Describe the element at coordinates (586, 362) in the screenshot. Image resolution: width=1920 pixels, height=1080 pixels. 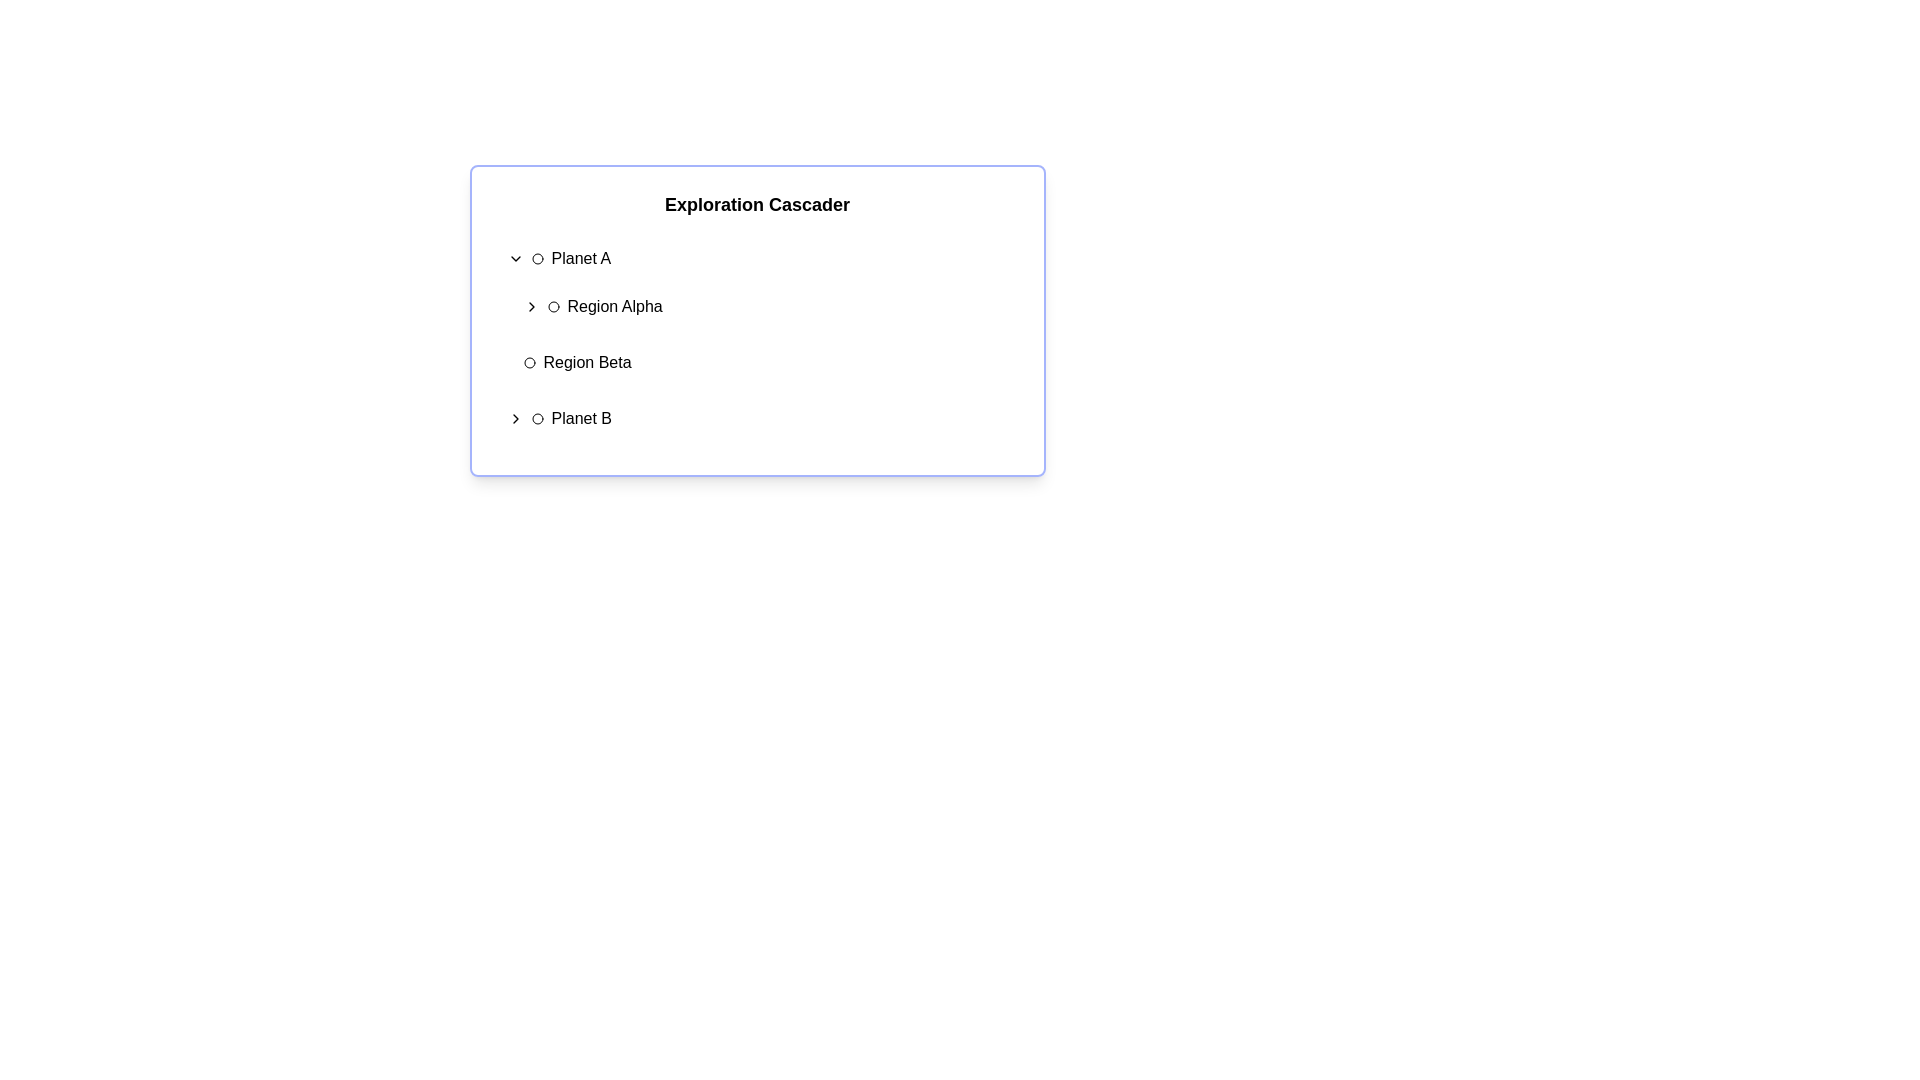
I see `the text label 'Region Beta'` at that location.